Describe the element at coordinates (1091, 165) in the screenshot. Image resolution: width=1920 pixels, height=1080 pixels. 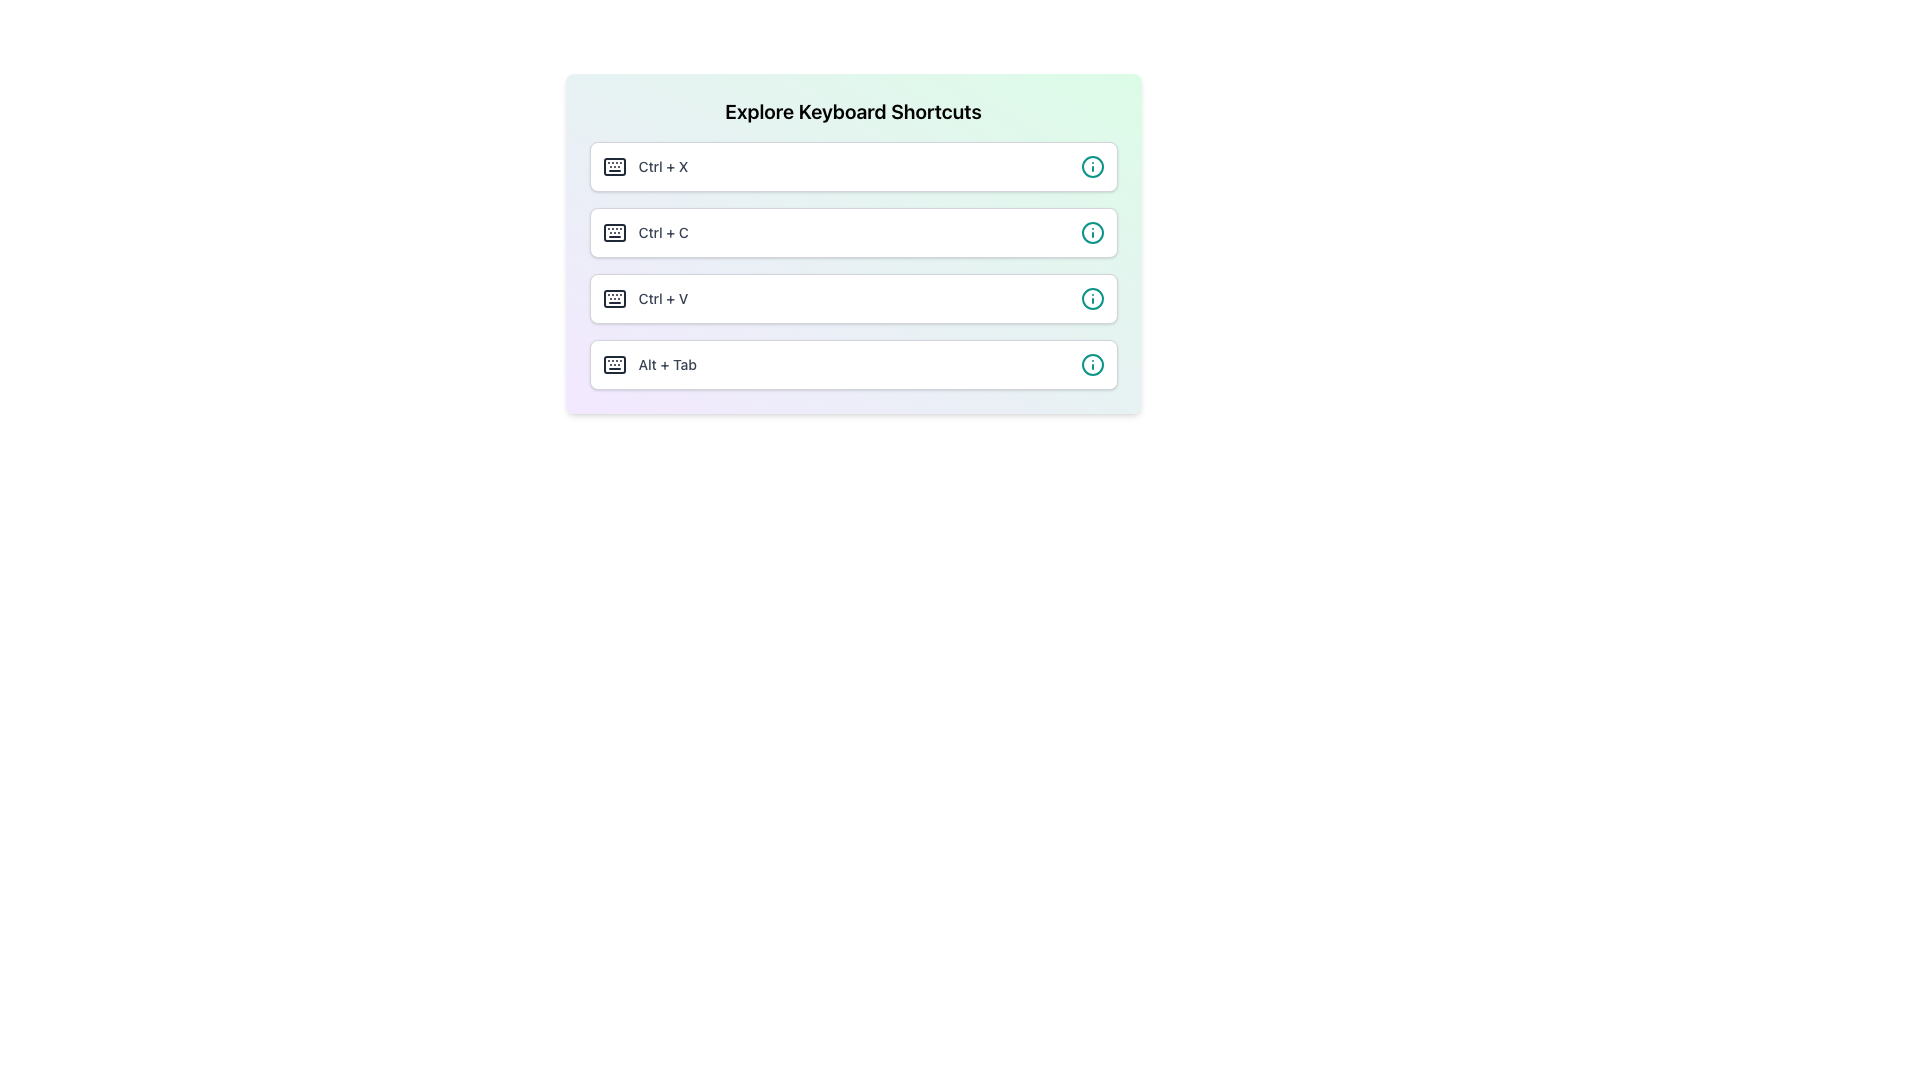
I see `the information icon located at the rightmost position of the 'Ctrl + X' entry` at that location.